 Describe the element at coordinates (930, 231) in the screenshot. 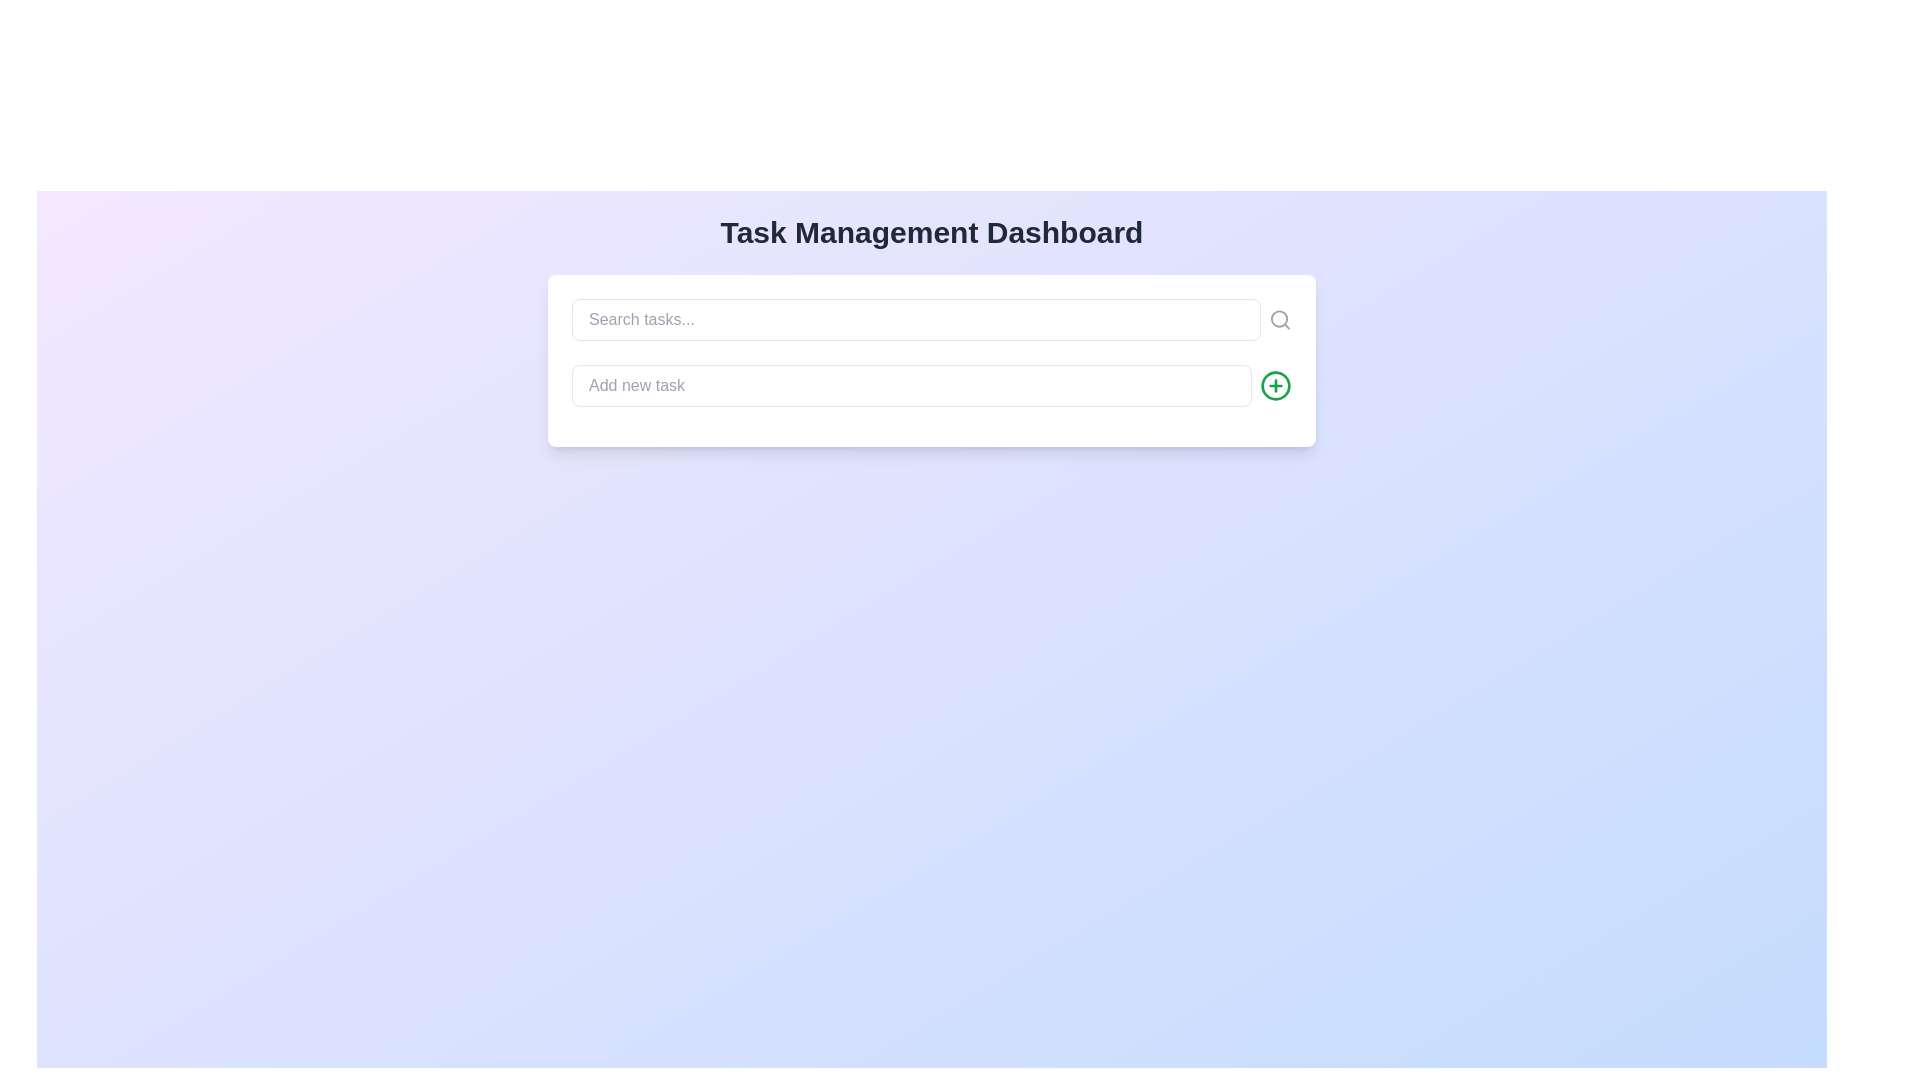

I see `the Text Header titled 'Task Management Dashboard', which is styled with a bold font and located at the top of the interface` at that location.